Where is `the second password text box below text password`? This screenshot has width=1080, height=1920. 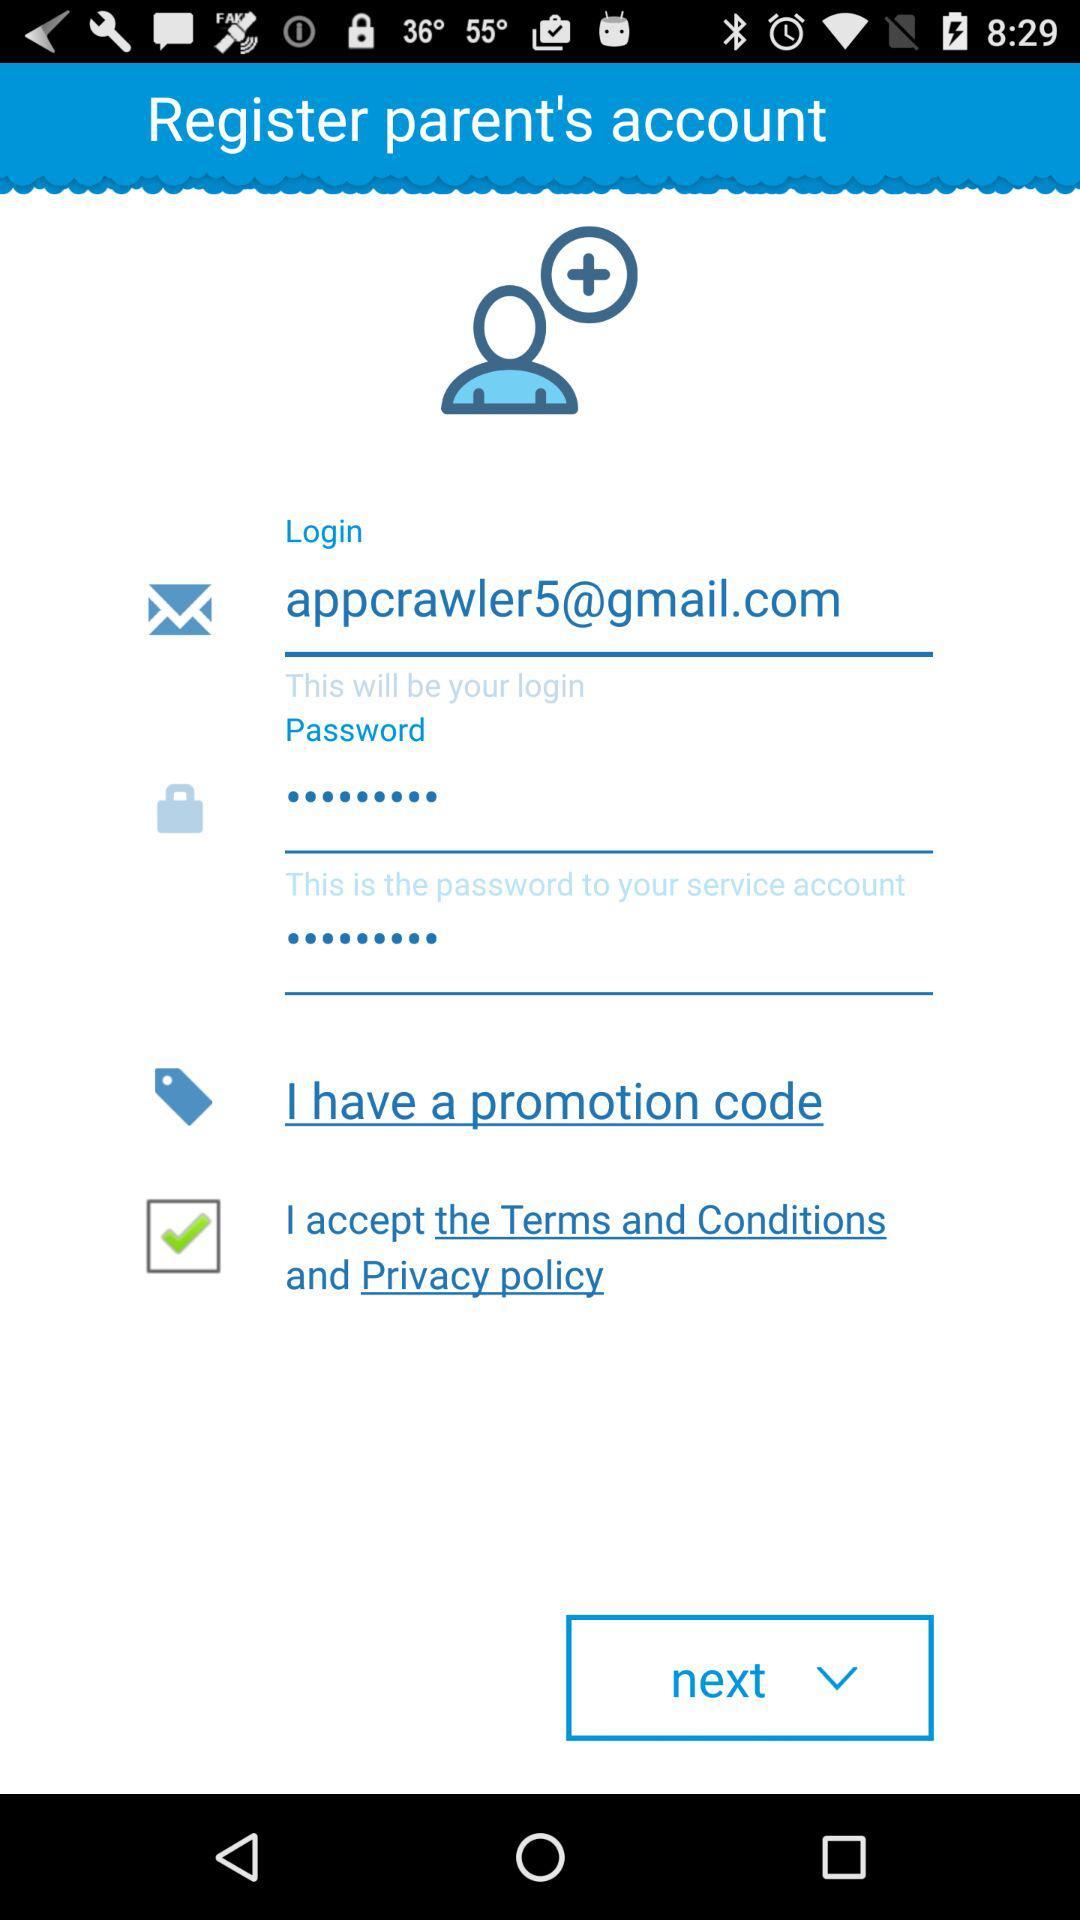 the second password text box below text password is located at coordinates (538, 946).